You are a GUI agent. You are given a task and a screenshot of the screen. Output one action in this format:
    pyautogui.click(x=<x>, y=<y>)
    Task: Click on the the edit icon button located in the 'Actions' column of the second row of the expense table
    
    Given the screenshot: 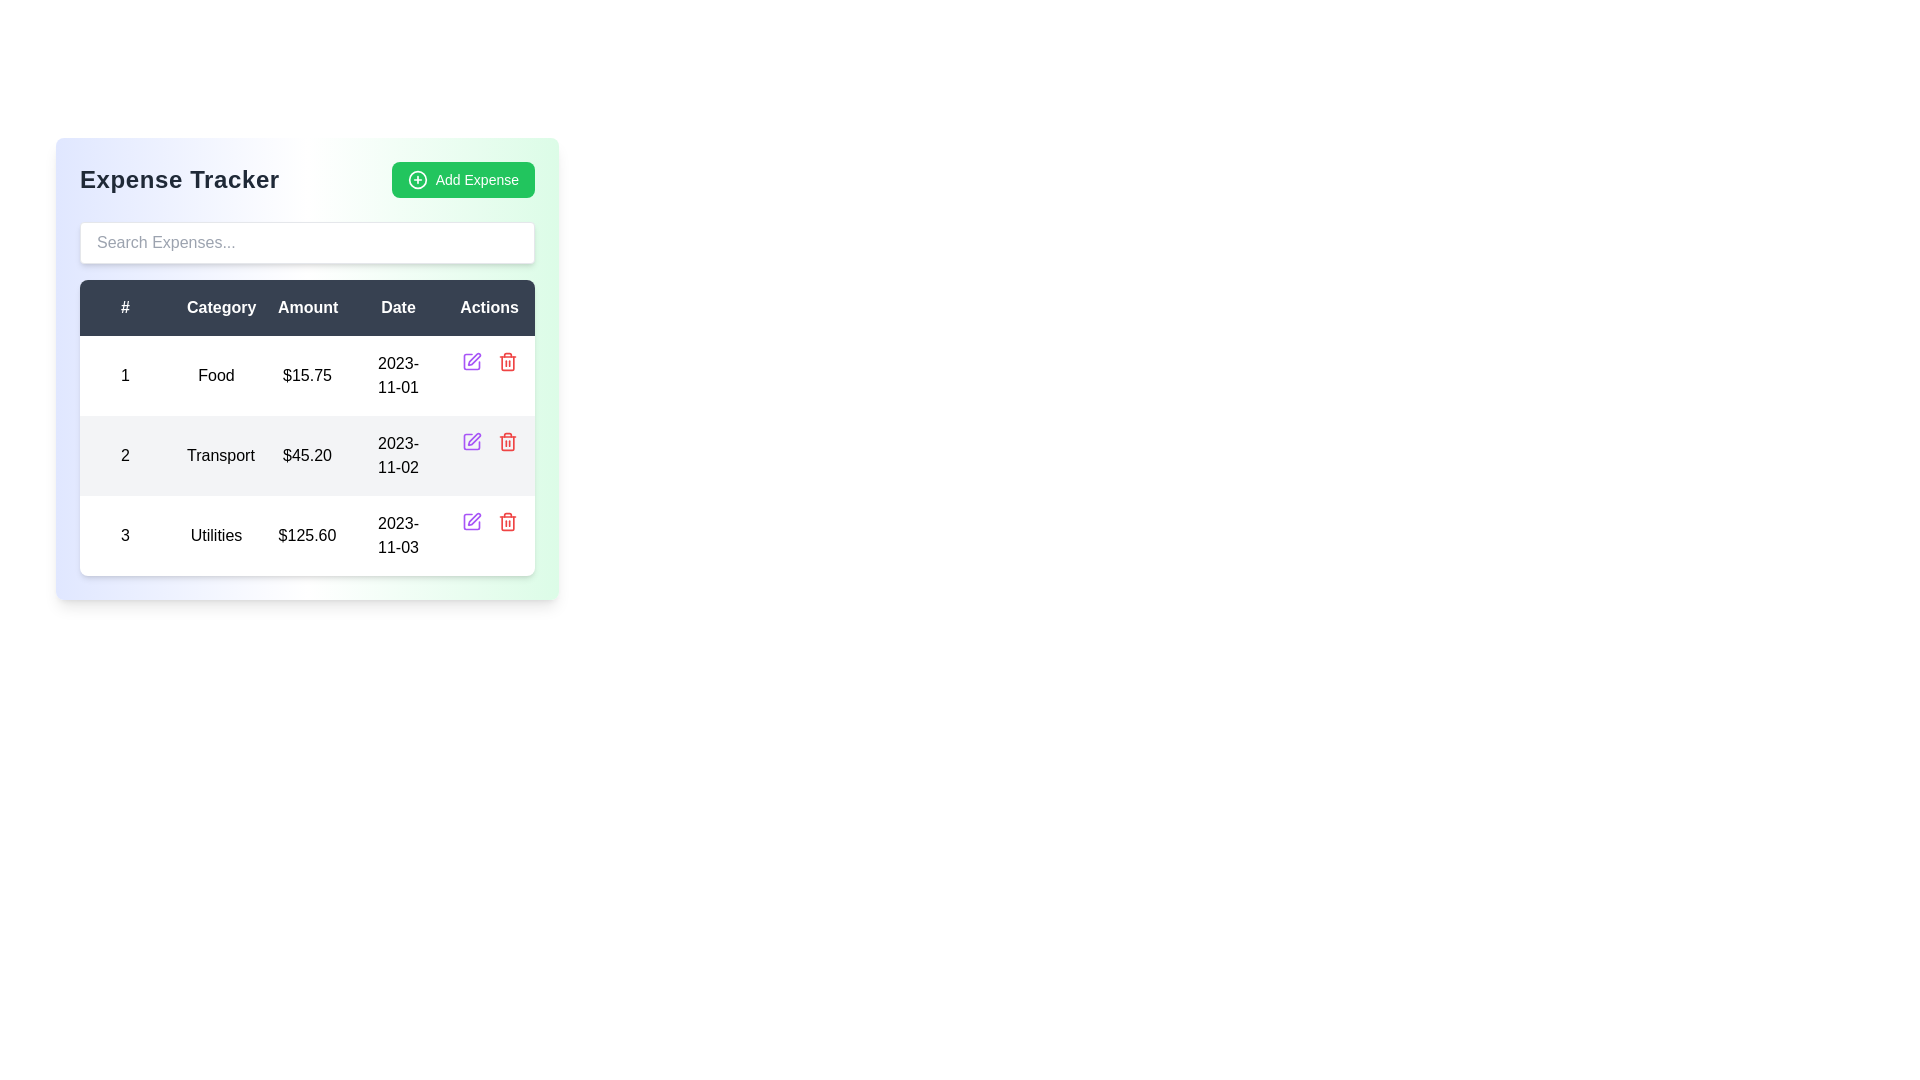 What is the action you would take?
    pyautogui.click(x=473, y=358)
    